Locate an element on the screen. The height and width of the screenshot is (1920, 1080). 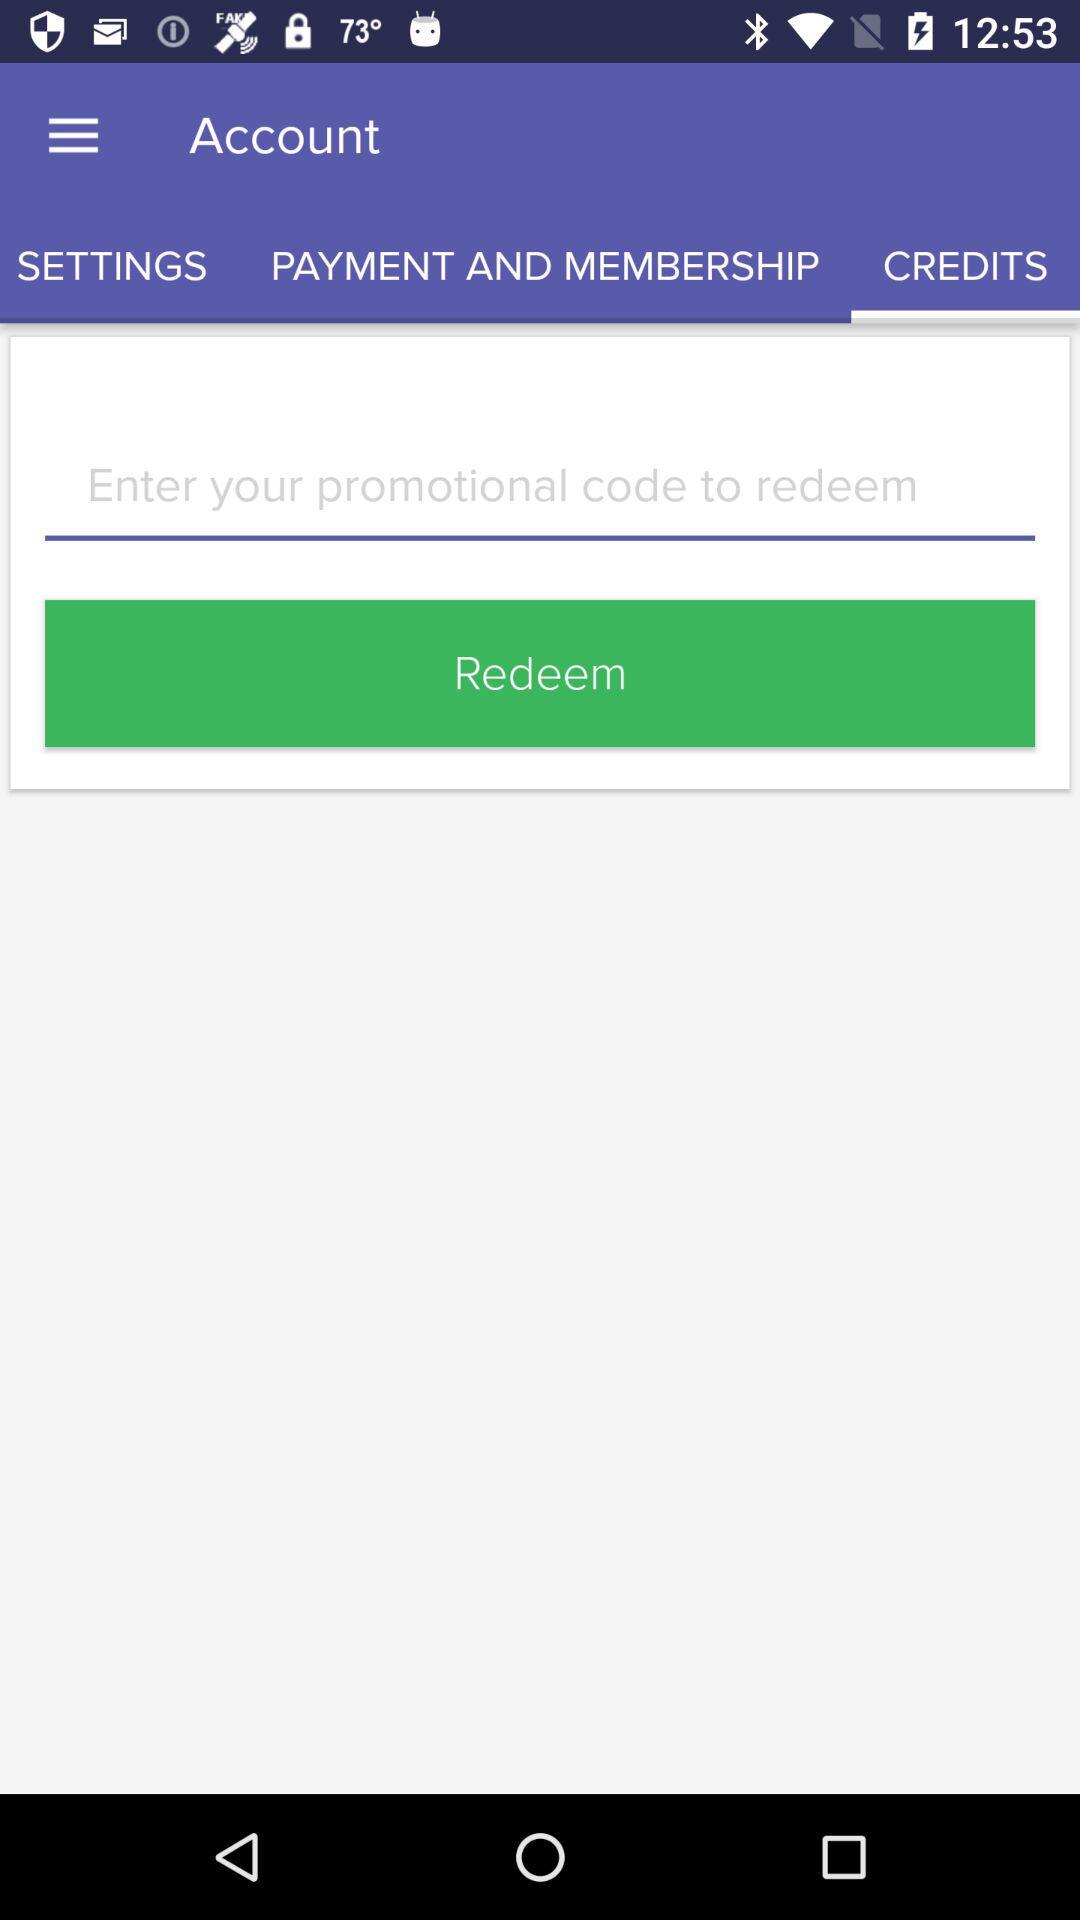
the credits item is located at coordinates (964, 265).